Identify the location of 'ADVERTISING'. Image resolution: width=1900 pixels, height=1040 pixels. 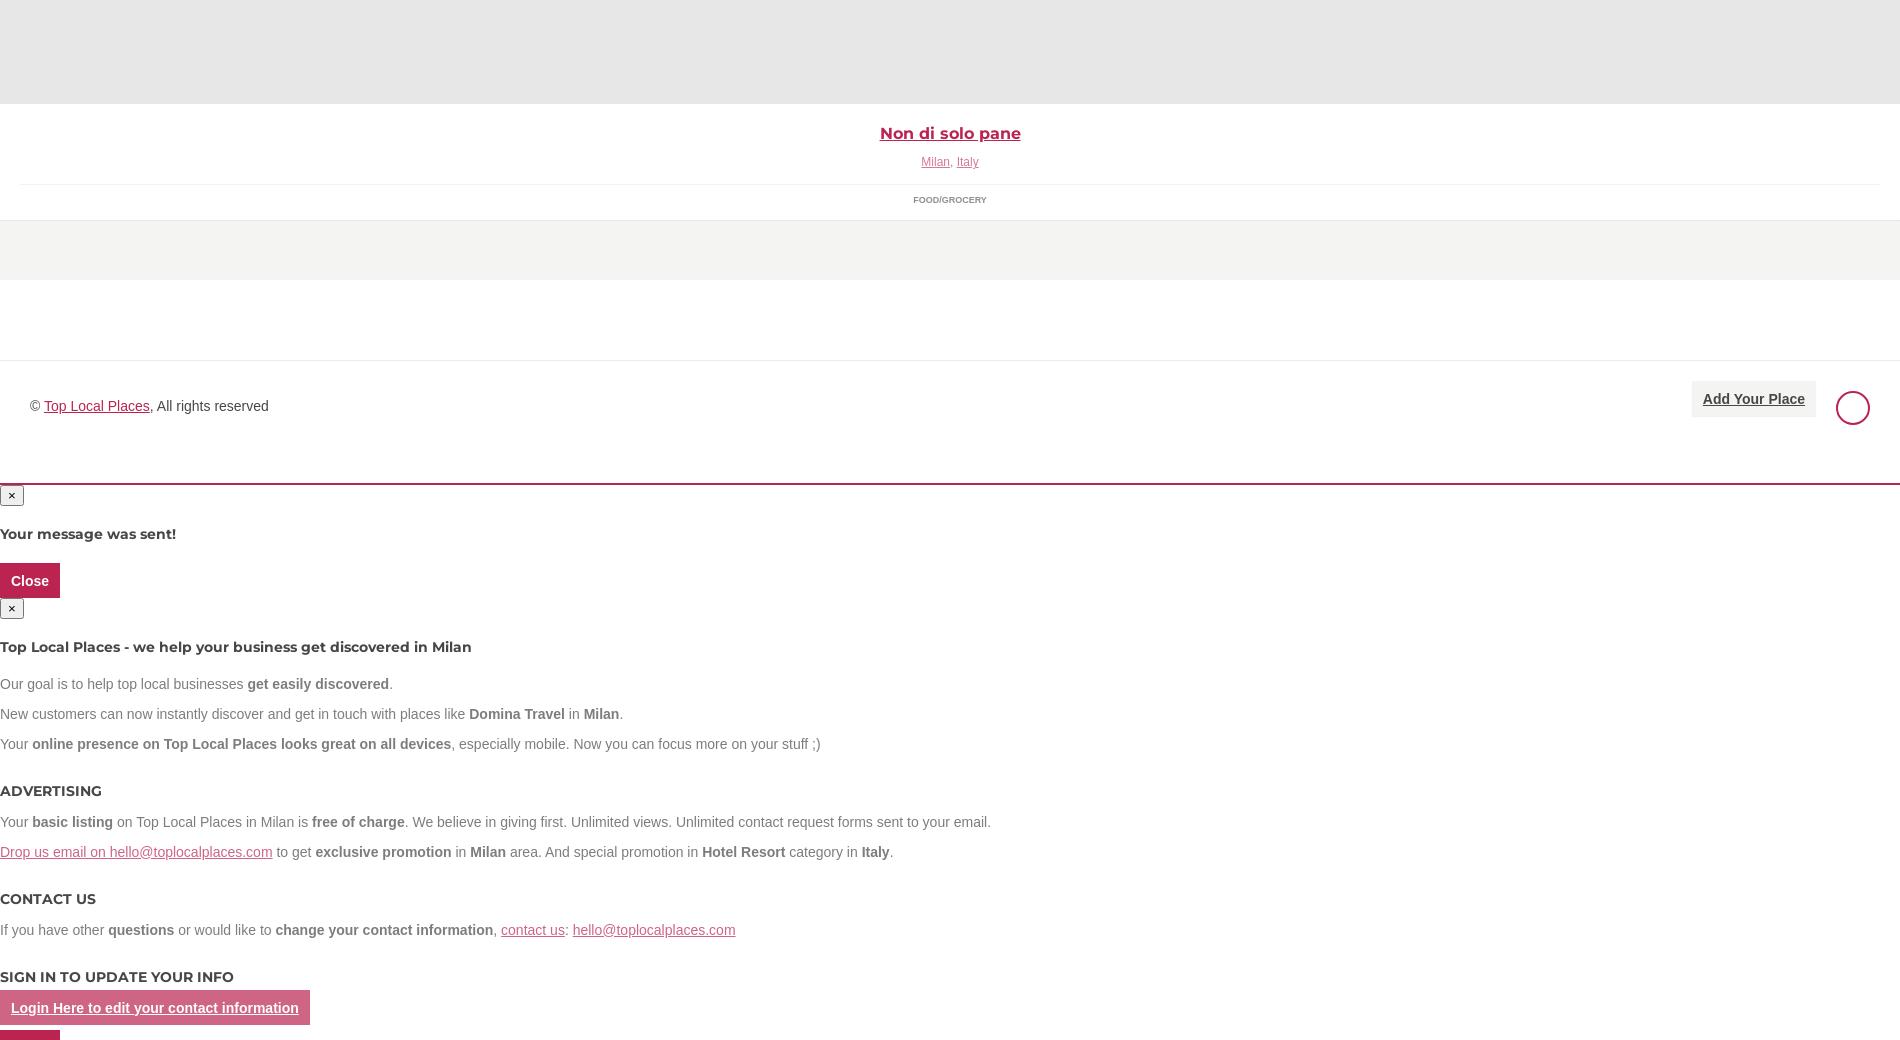
(50, 788).